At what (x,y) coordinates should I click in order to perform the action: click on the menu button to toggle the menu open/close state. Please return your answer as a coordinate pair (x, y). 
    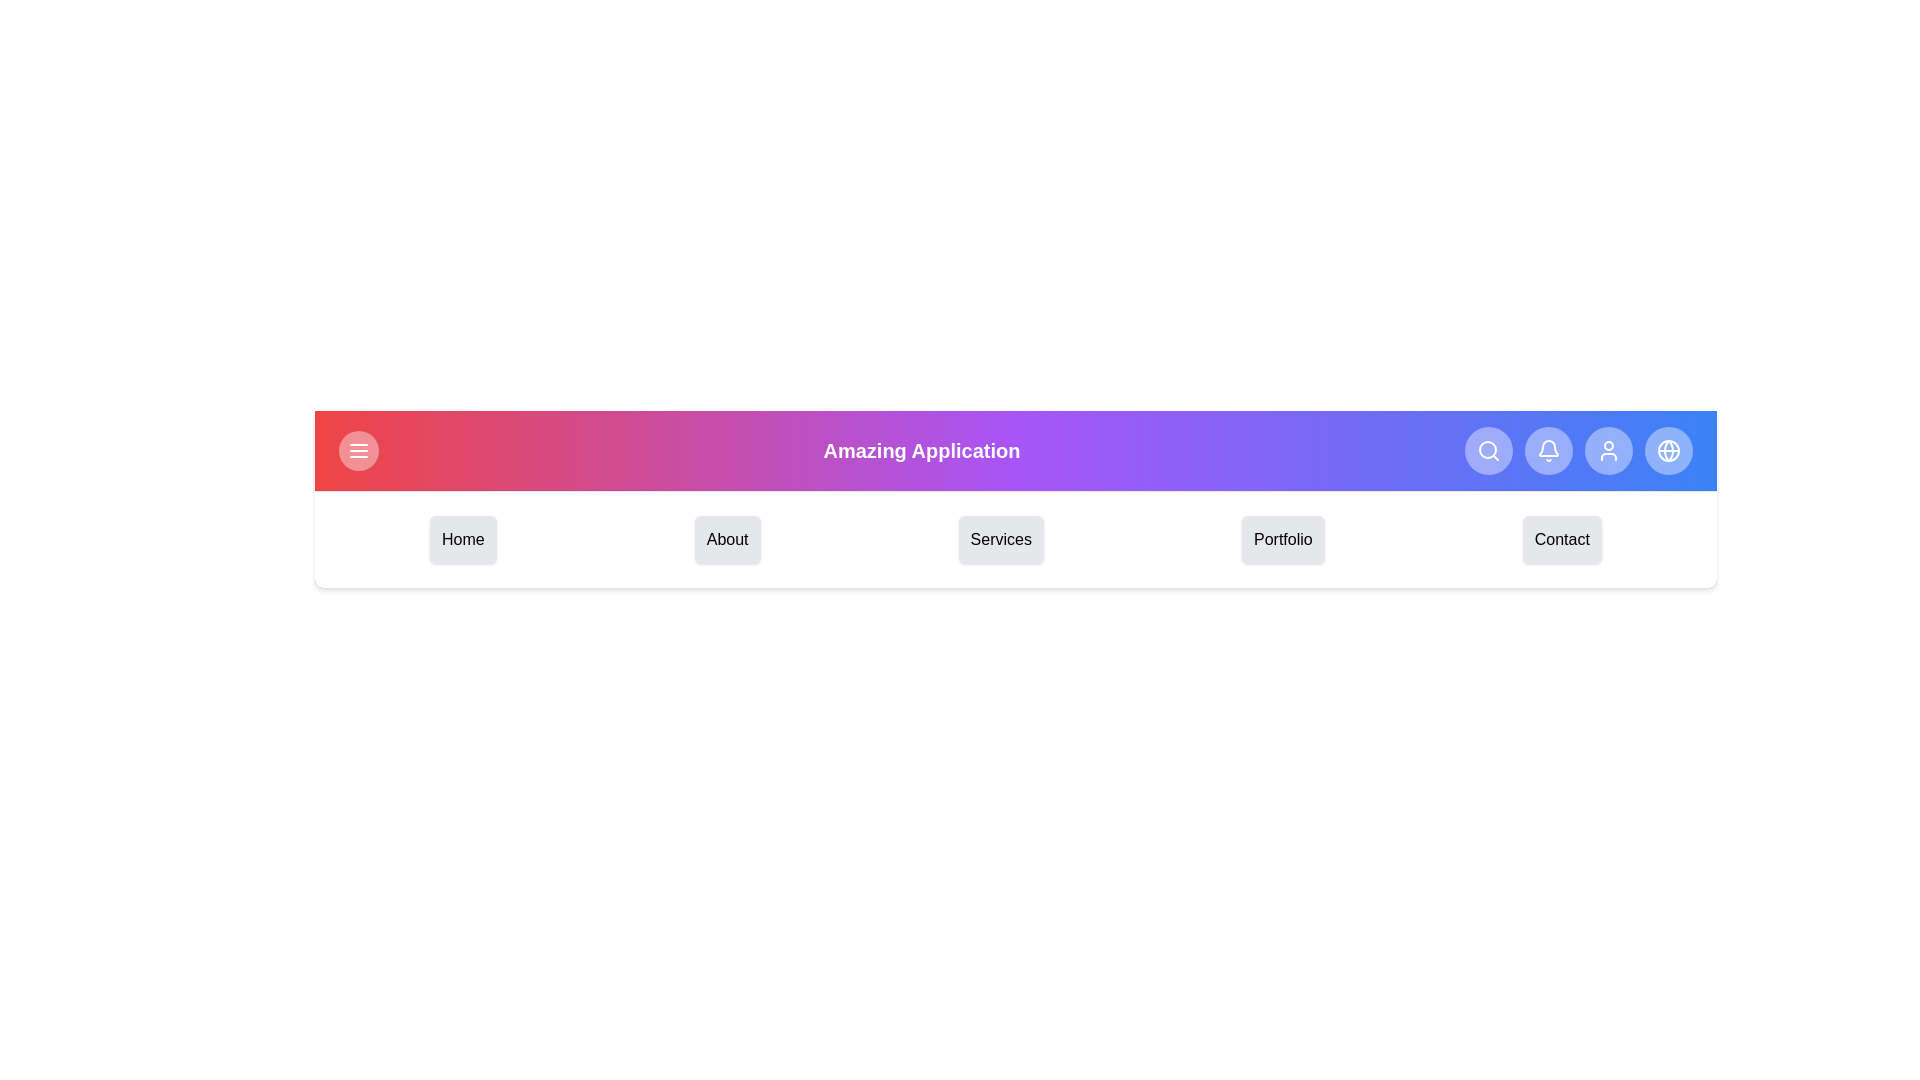
    Looking at the image, I should click on (359, 451).